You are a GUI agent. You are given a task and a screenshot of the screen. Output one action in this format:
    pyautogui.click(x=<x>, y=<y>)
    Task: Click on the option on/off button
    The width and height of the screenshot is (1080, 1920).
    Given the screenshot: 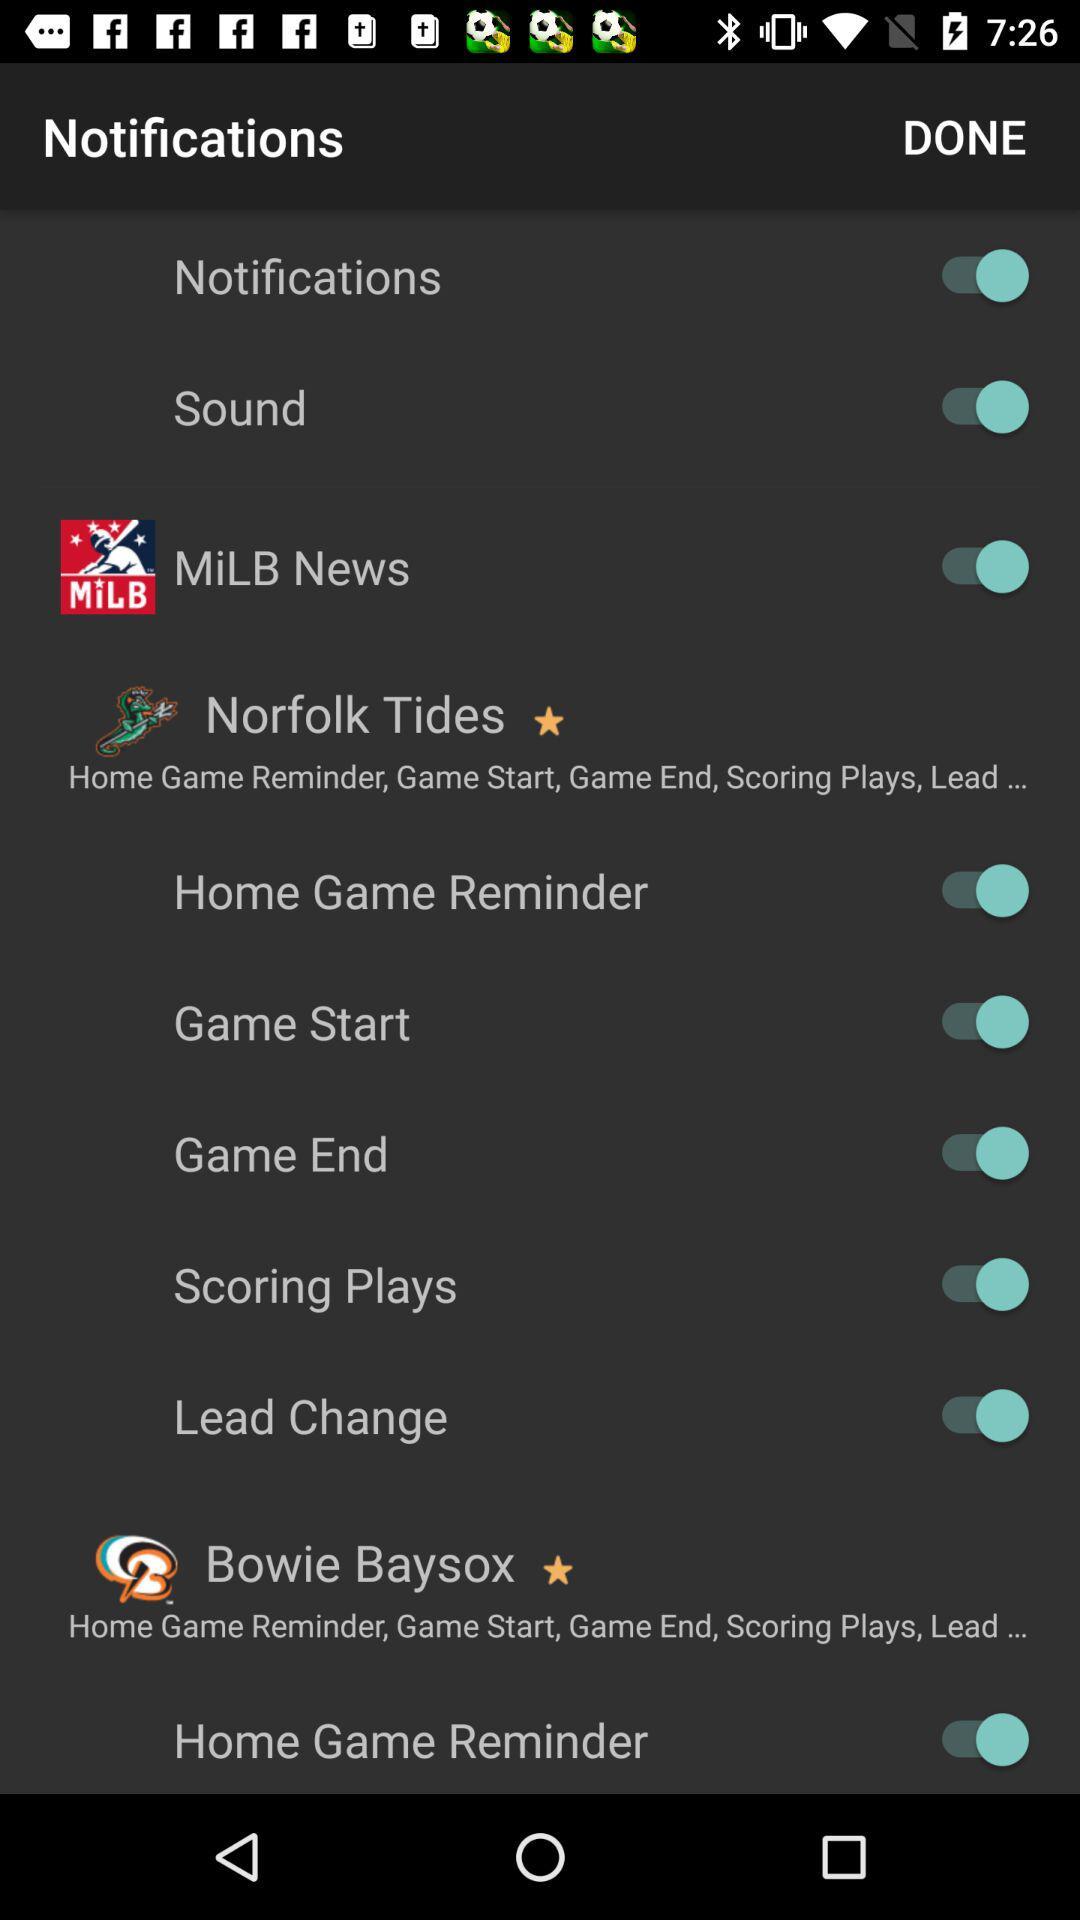 What is the action you would take?
    pyautogui.click(x=974, y=565)
    